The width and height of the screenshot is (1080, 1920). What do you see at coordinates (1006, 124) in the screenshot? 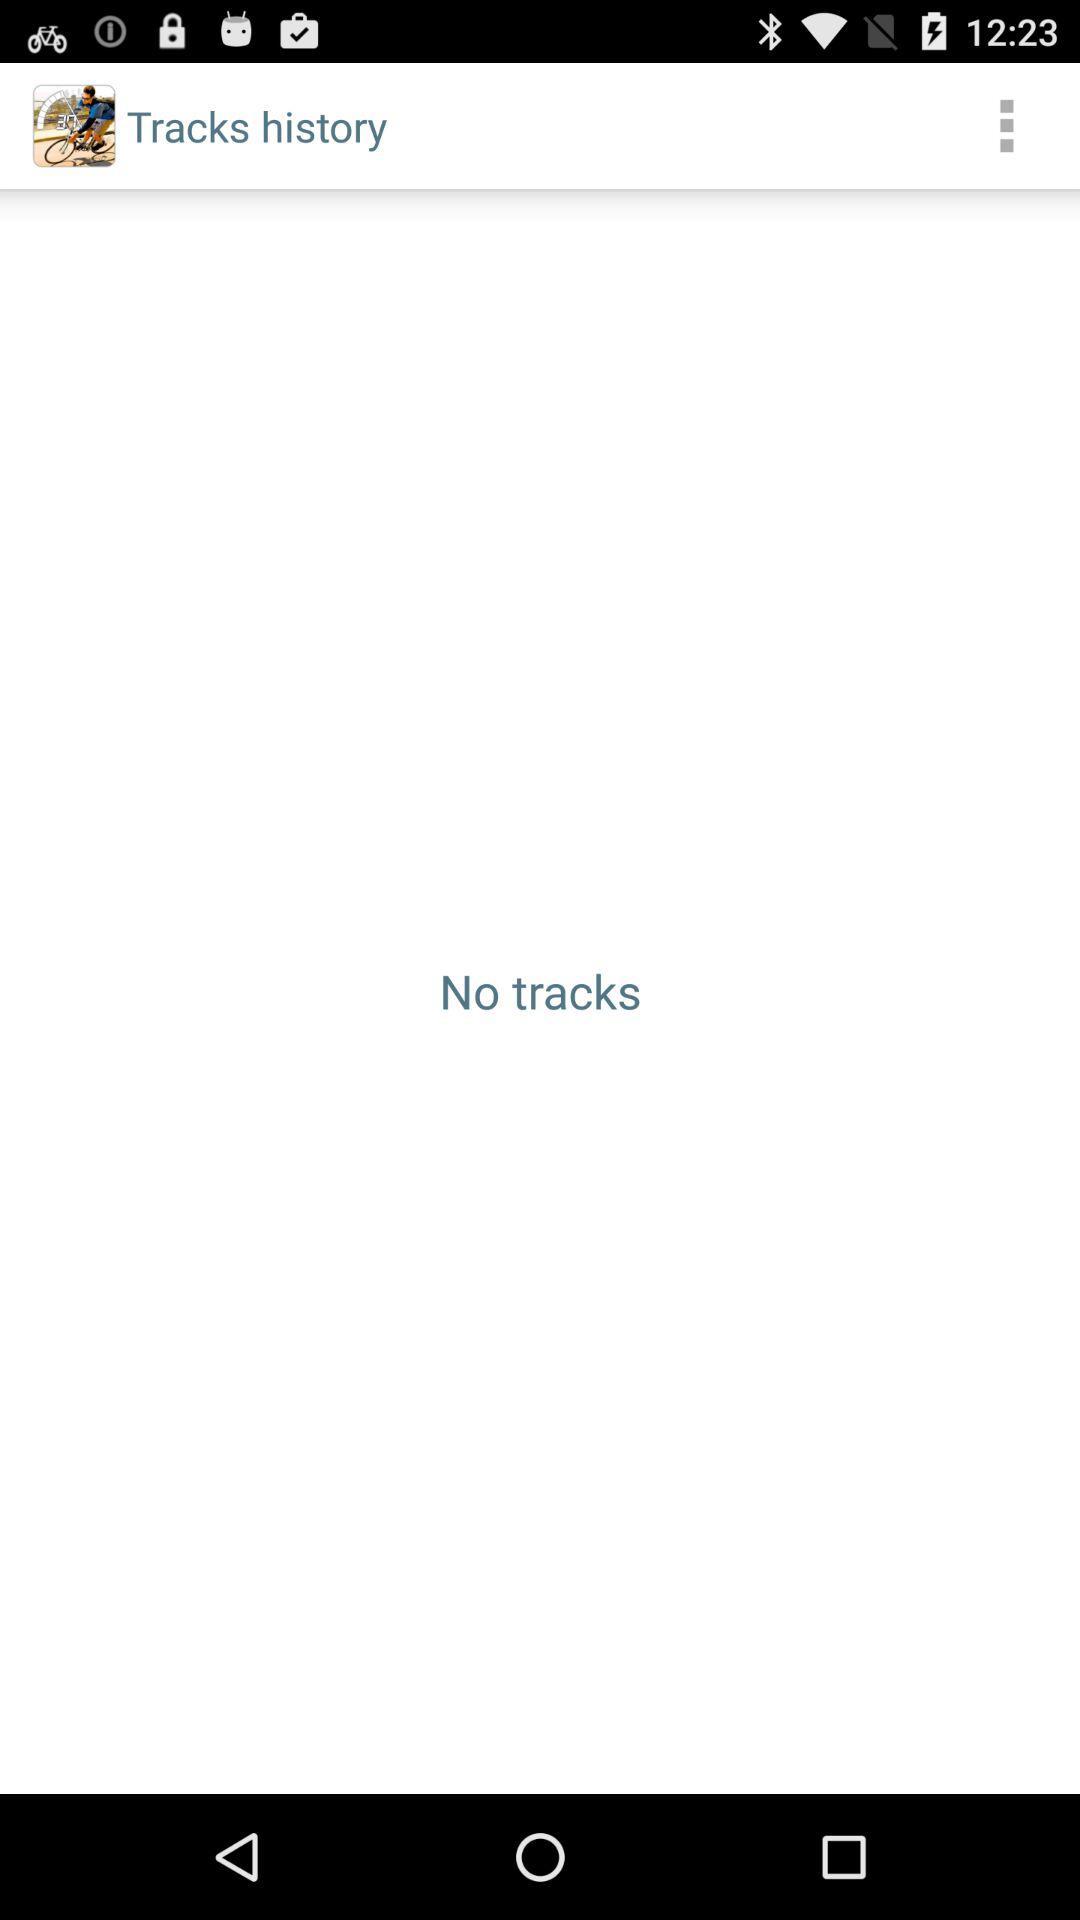
I see `icon at the top right corner` at bounding box center [1006, 124].